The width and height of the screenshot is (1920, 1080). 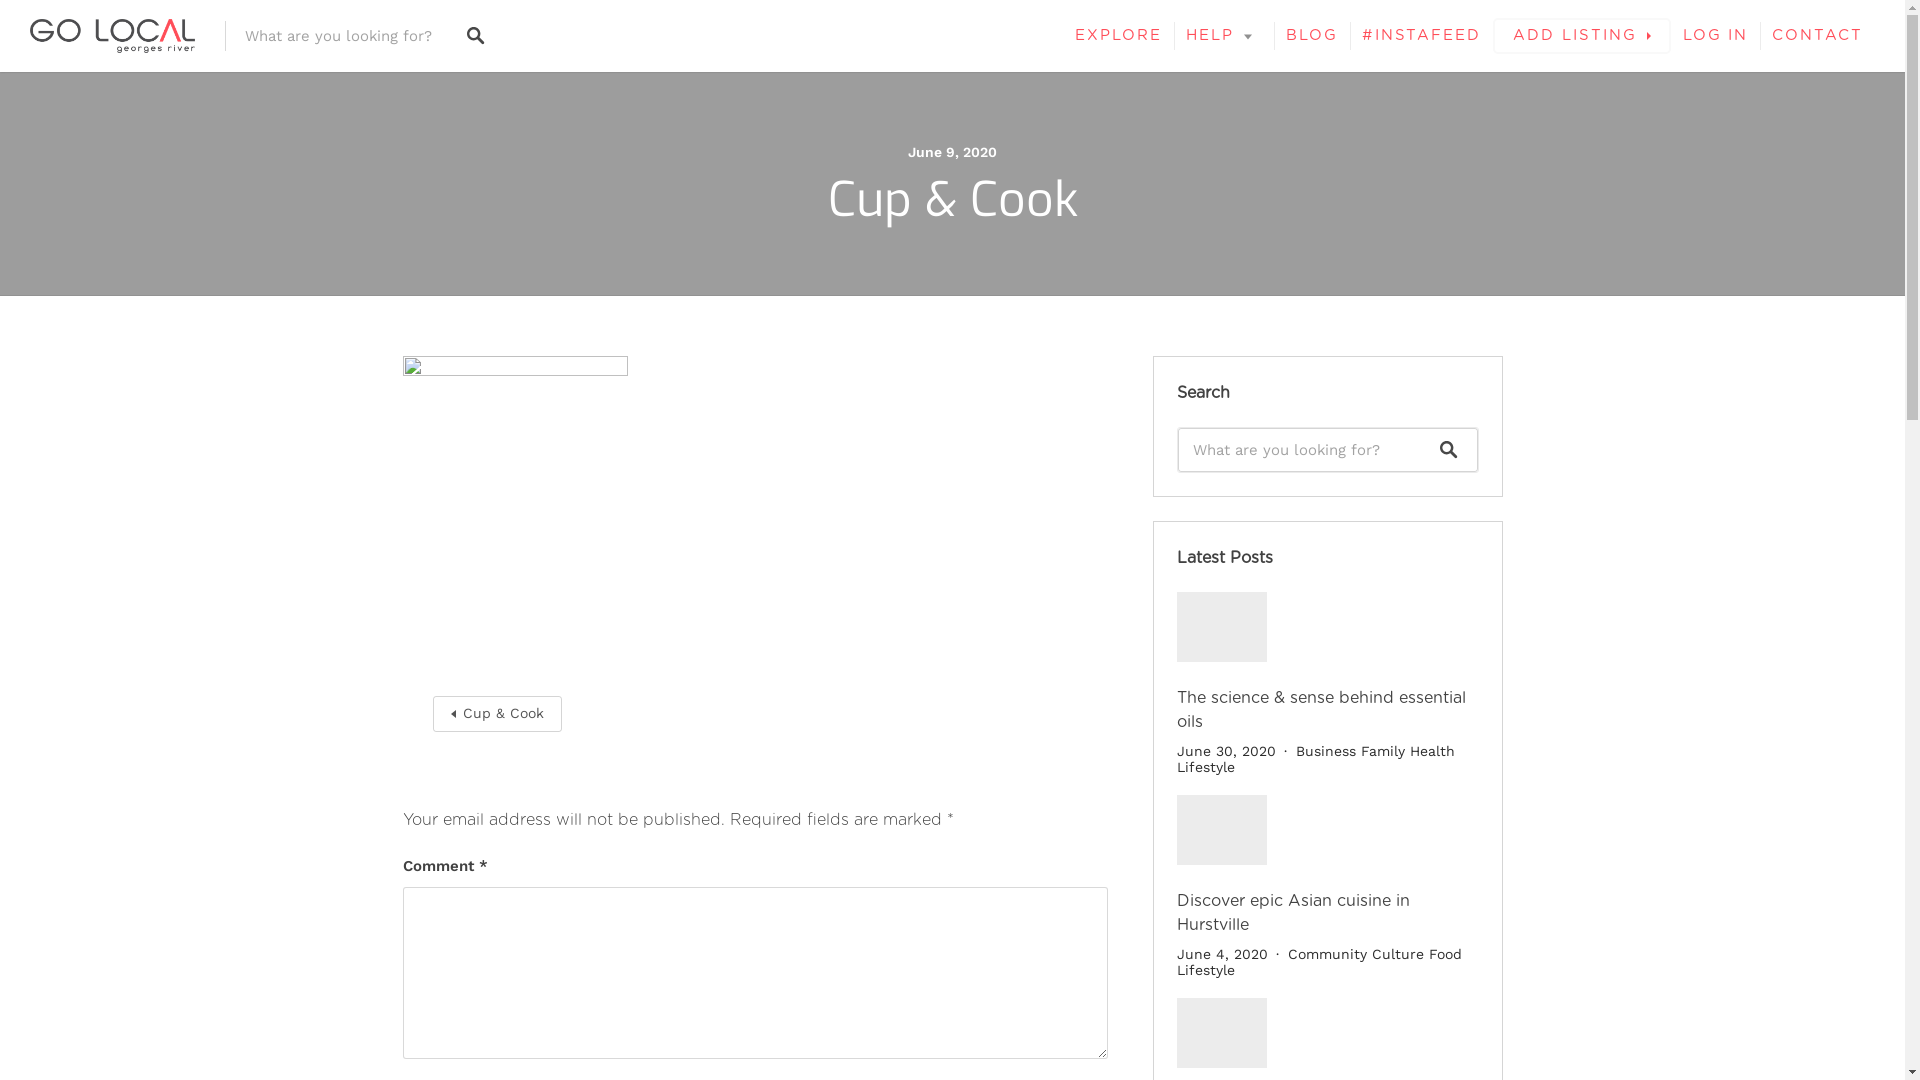 What do you see at coordinates (1396, 952) in the screenshot?
I see `'Culture'` at bounding box center [1396, 952].